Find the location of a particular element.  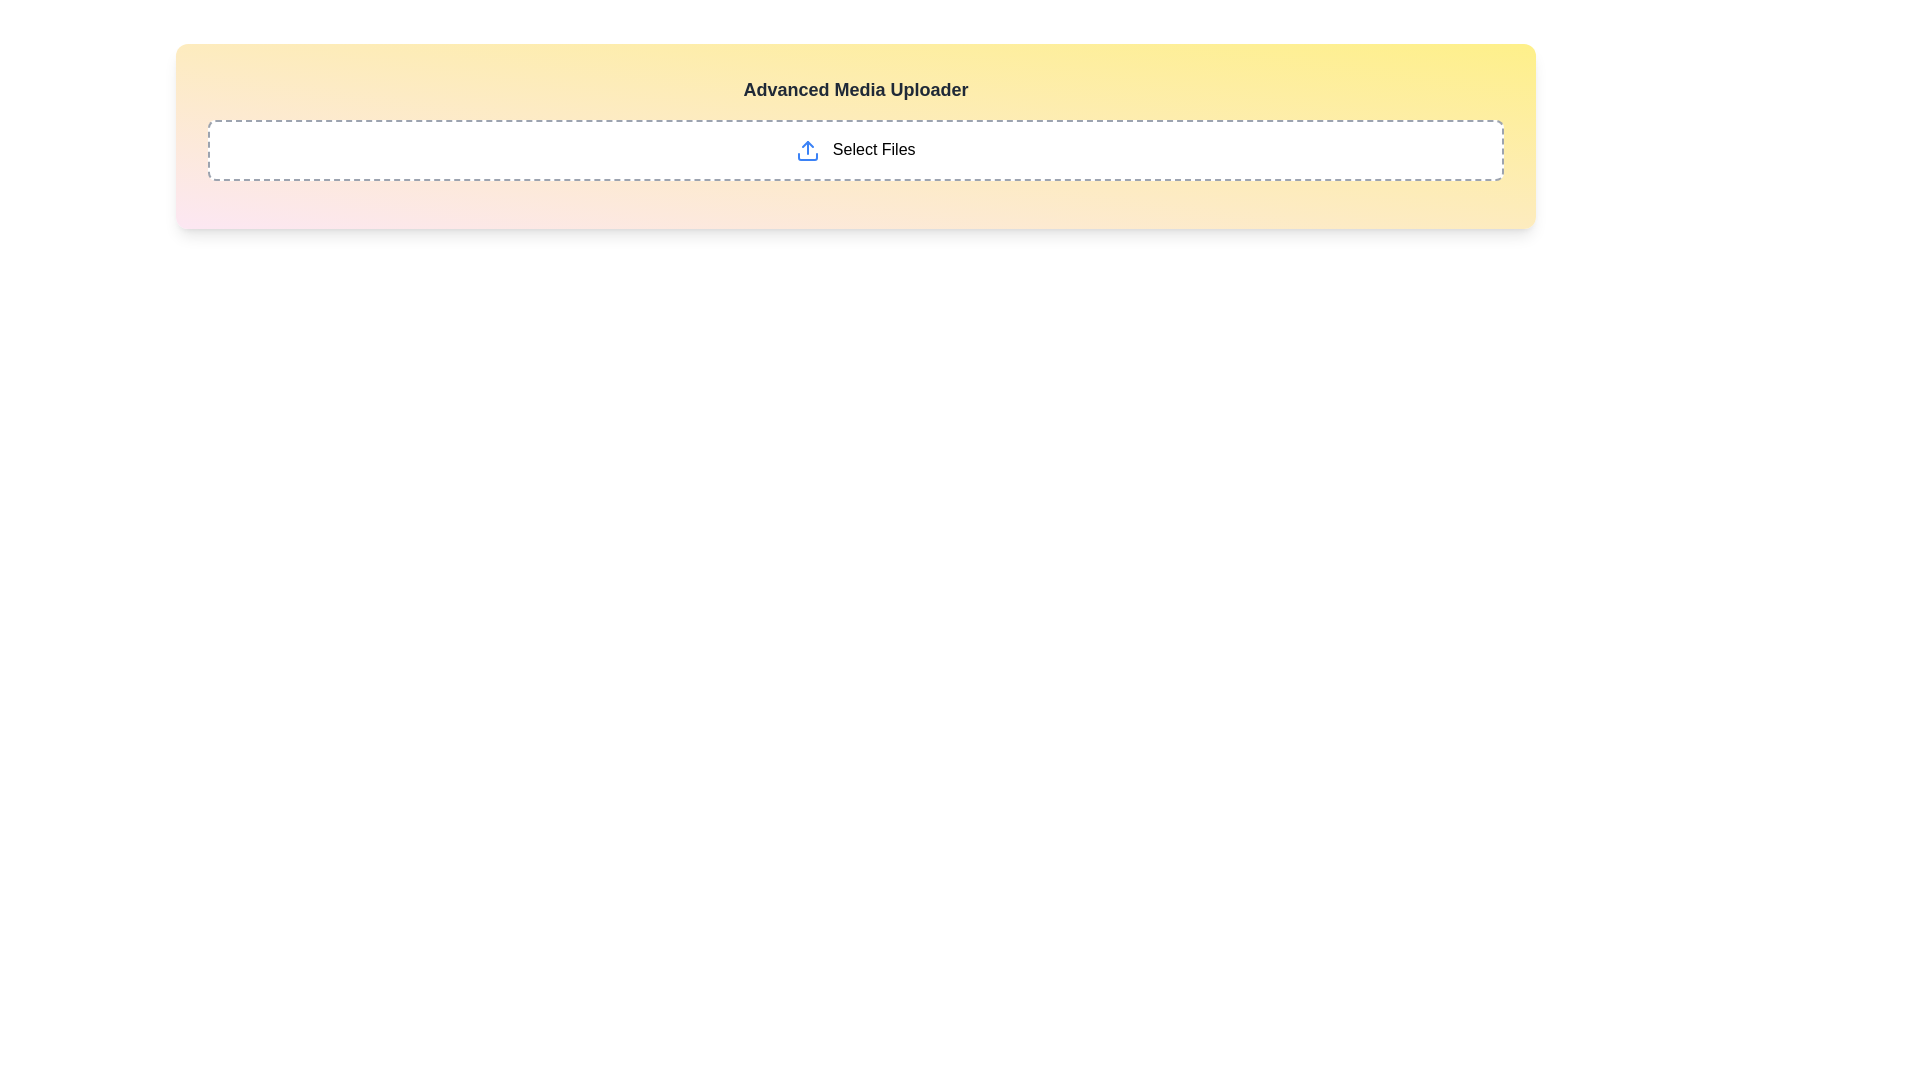

the 'Select Files' button, which is styled in blue and located centrally within a bordered dashed area below the 'Advanced Media Uploader' header is located at coordinates (855, 149).